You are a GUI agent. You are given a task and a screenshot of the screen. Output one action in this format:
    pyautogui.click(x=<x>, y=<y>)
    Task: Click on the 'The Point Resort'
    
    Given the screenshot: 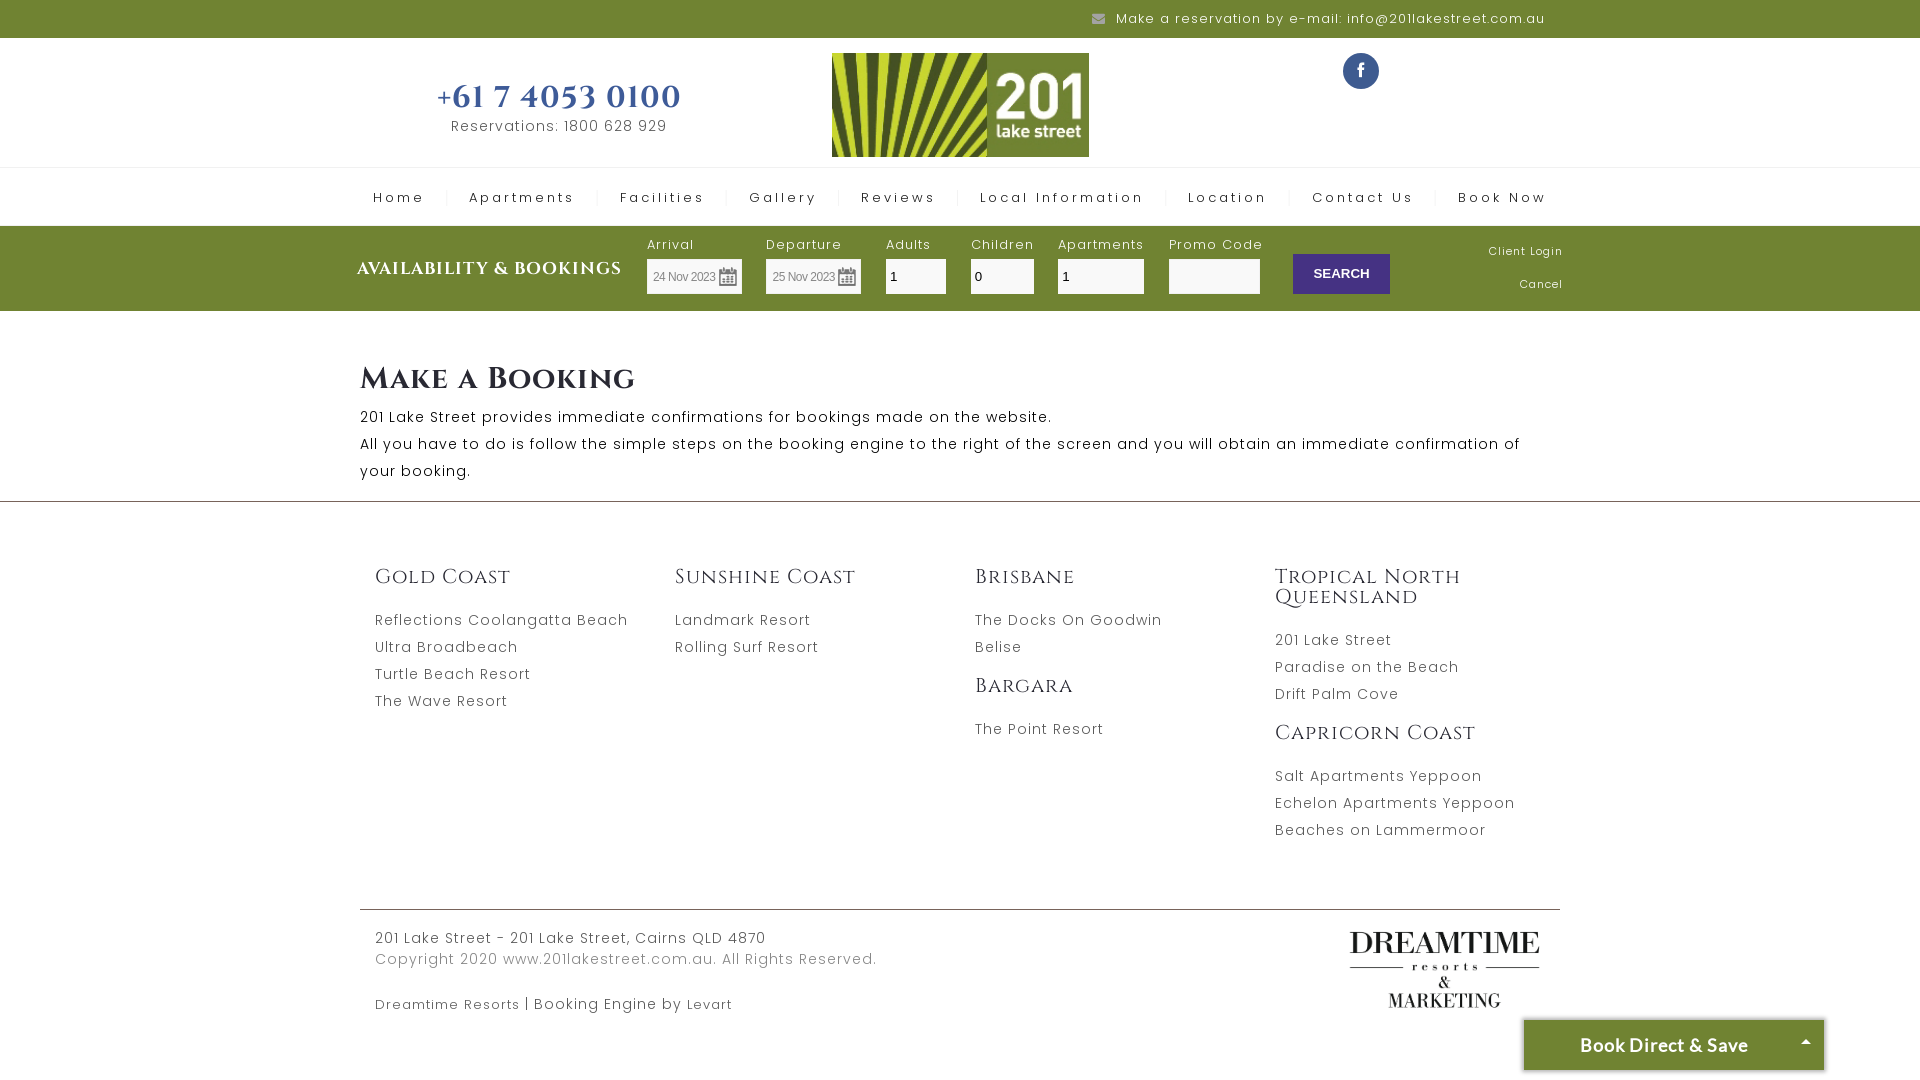 What is the action you would take?
    pyautogui.click(x=1039, y=729)
    